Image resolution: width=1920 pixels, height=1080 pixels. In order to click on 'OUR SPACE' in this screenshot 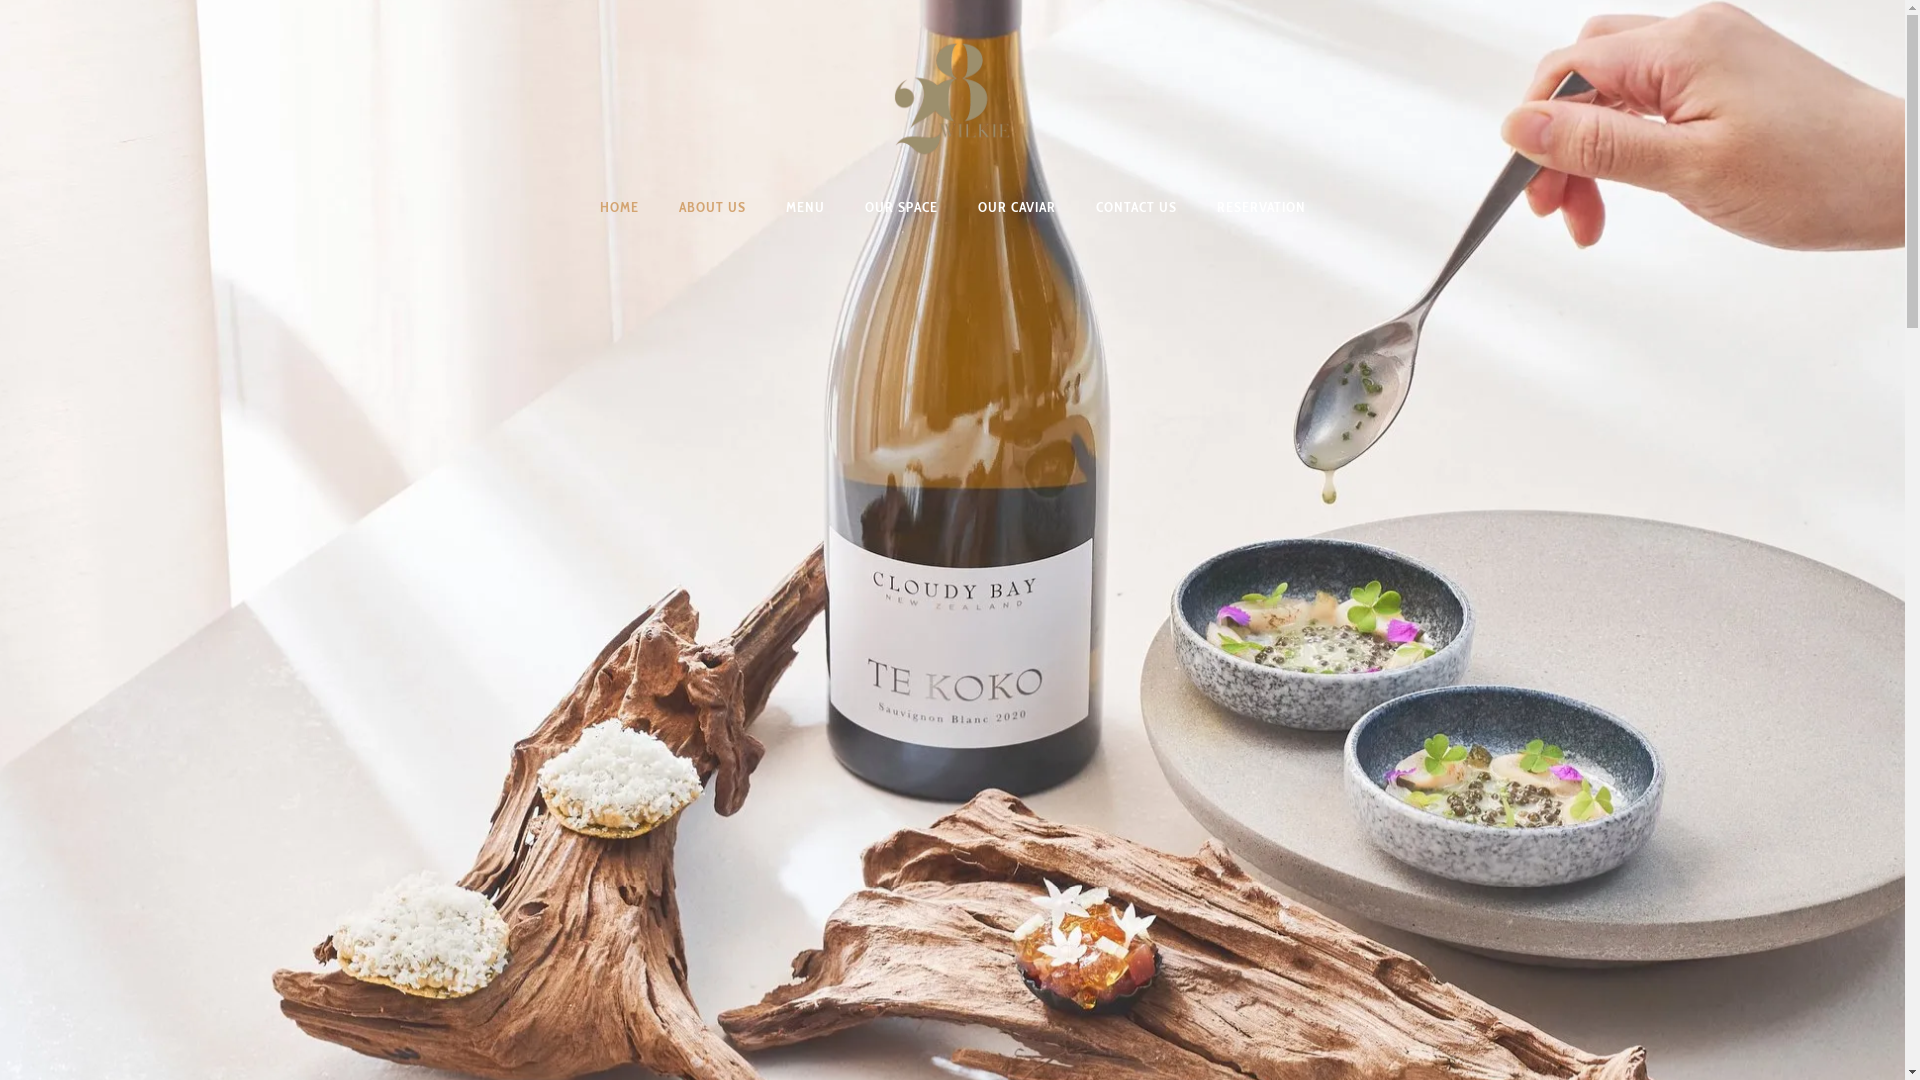, I will do `click(899, 207)`.